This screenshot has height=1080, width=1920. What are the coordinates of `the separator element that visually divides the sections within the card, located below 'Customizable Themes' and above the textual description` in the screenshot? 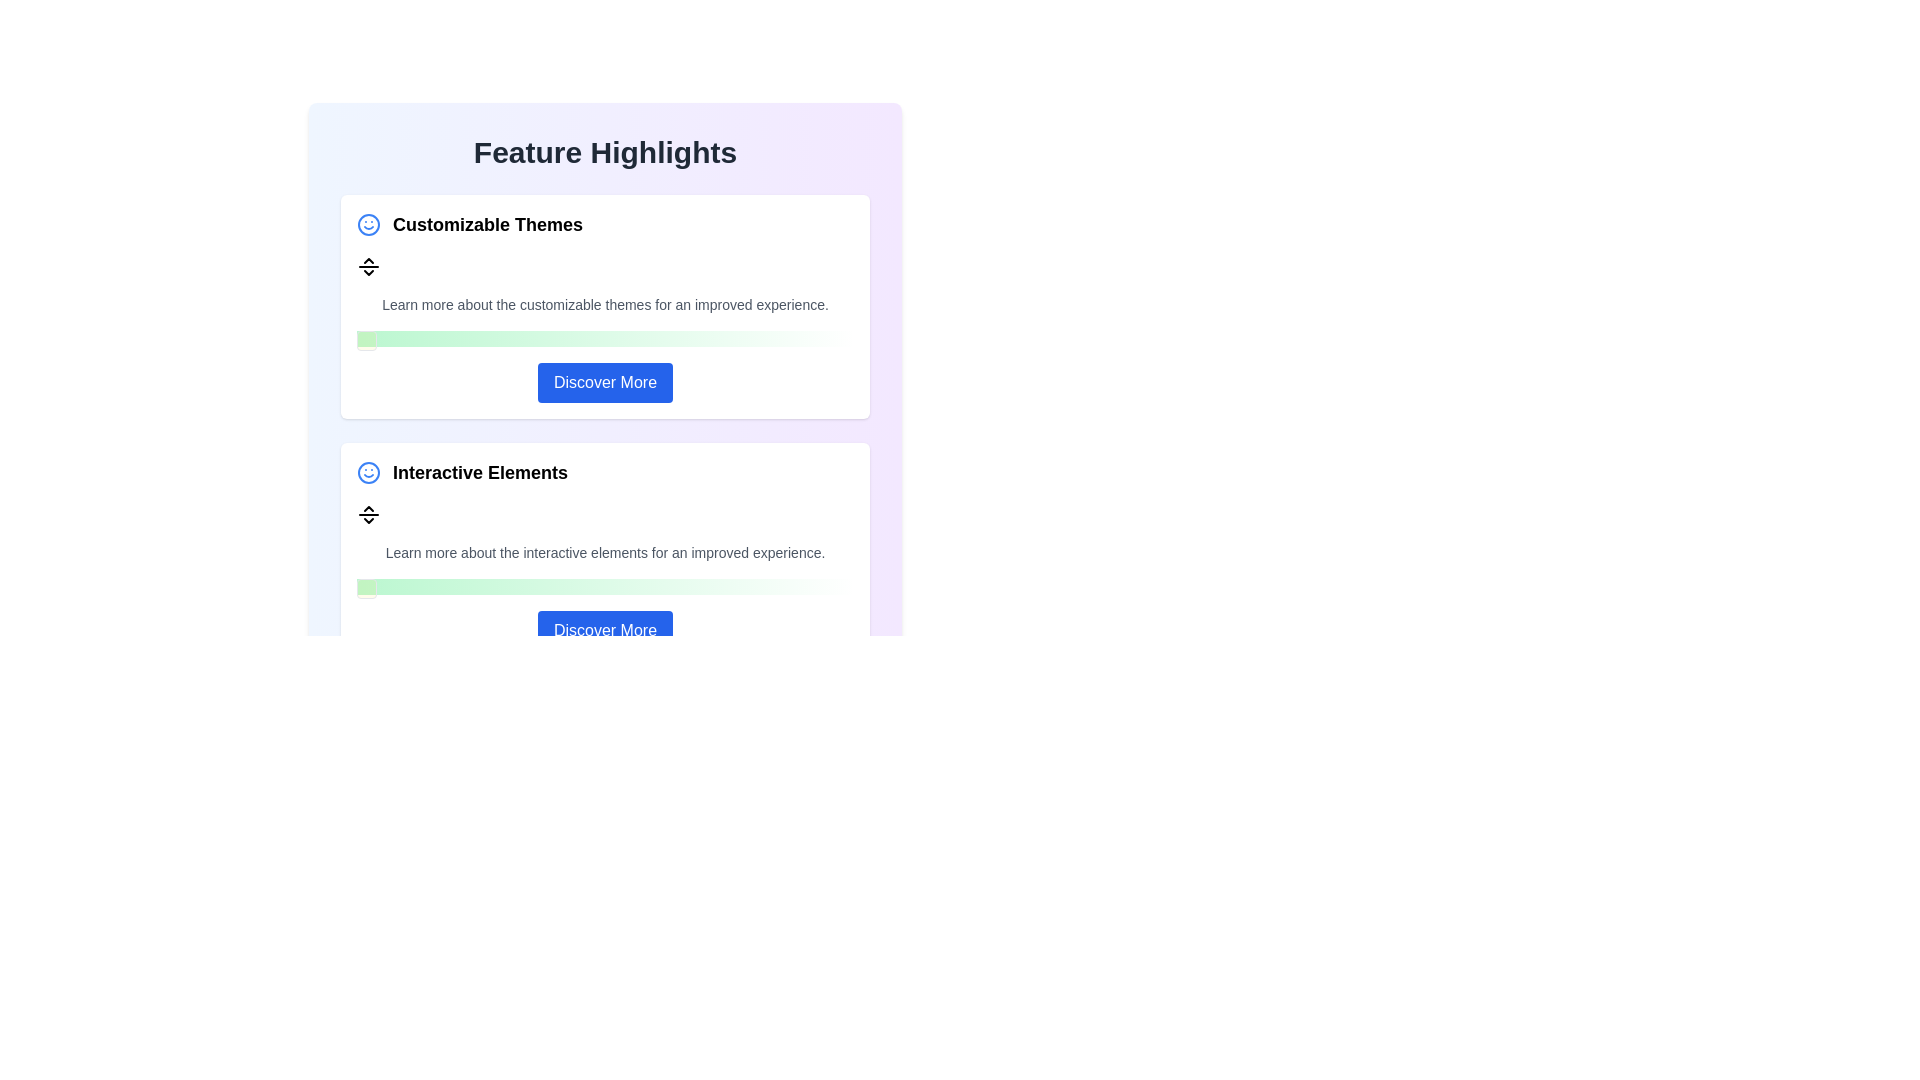 It's located at (369, 265).